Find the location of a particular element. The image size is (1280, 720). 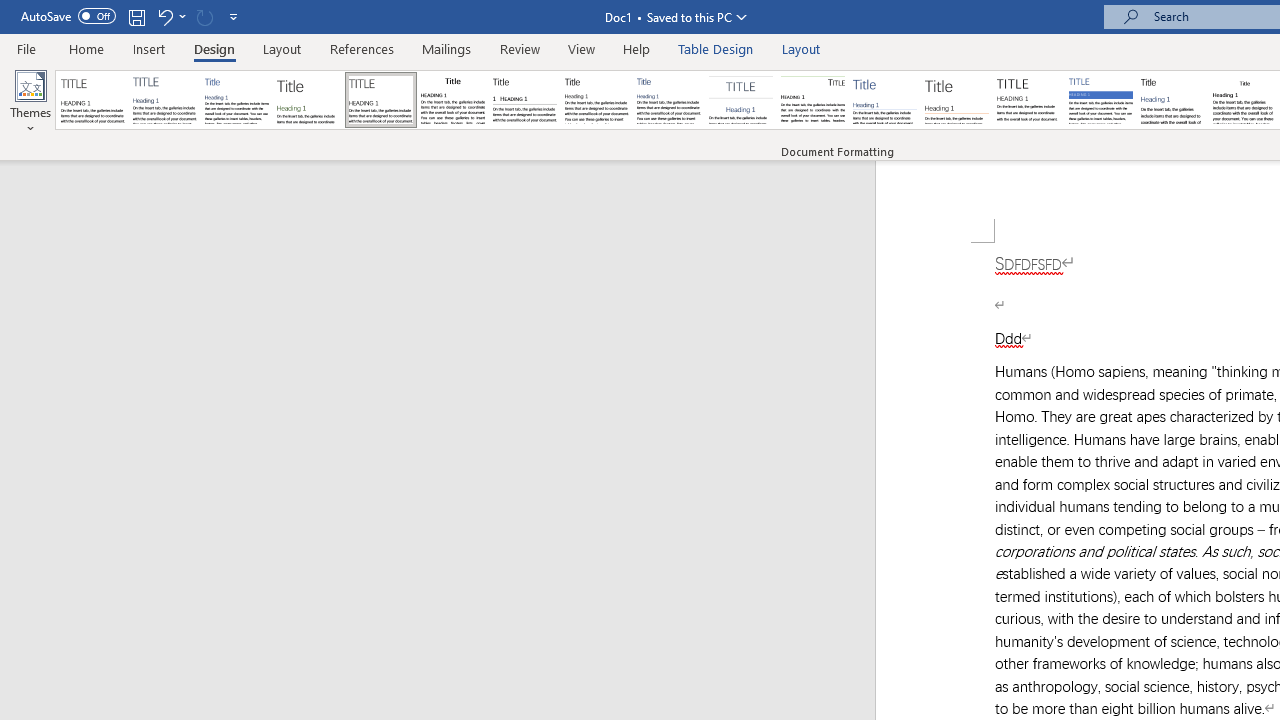

'Basic (Simple)' is located at coordinates (236, 100).